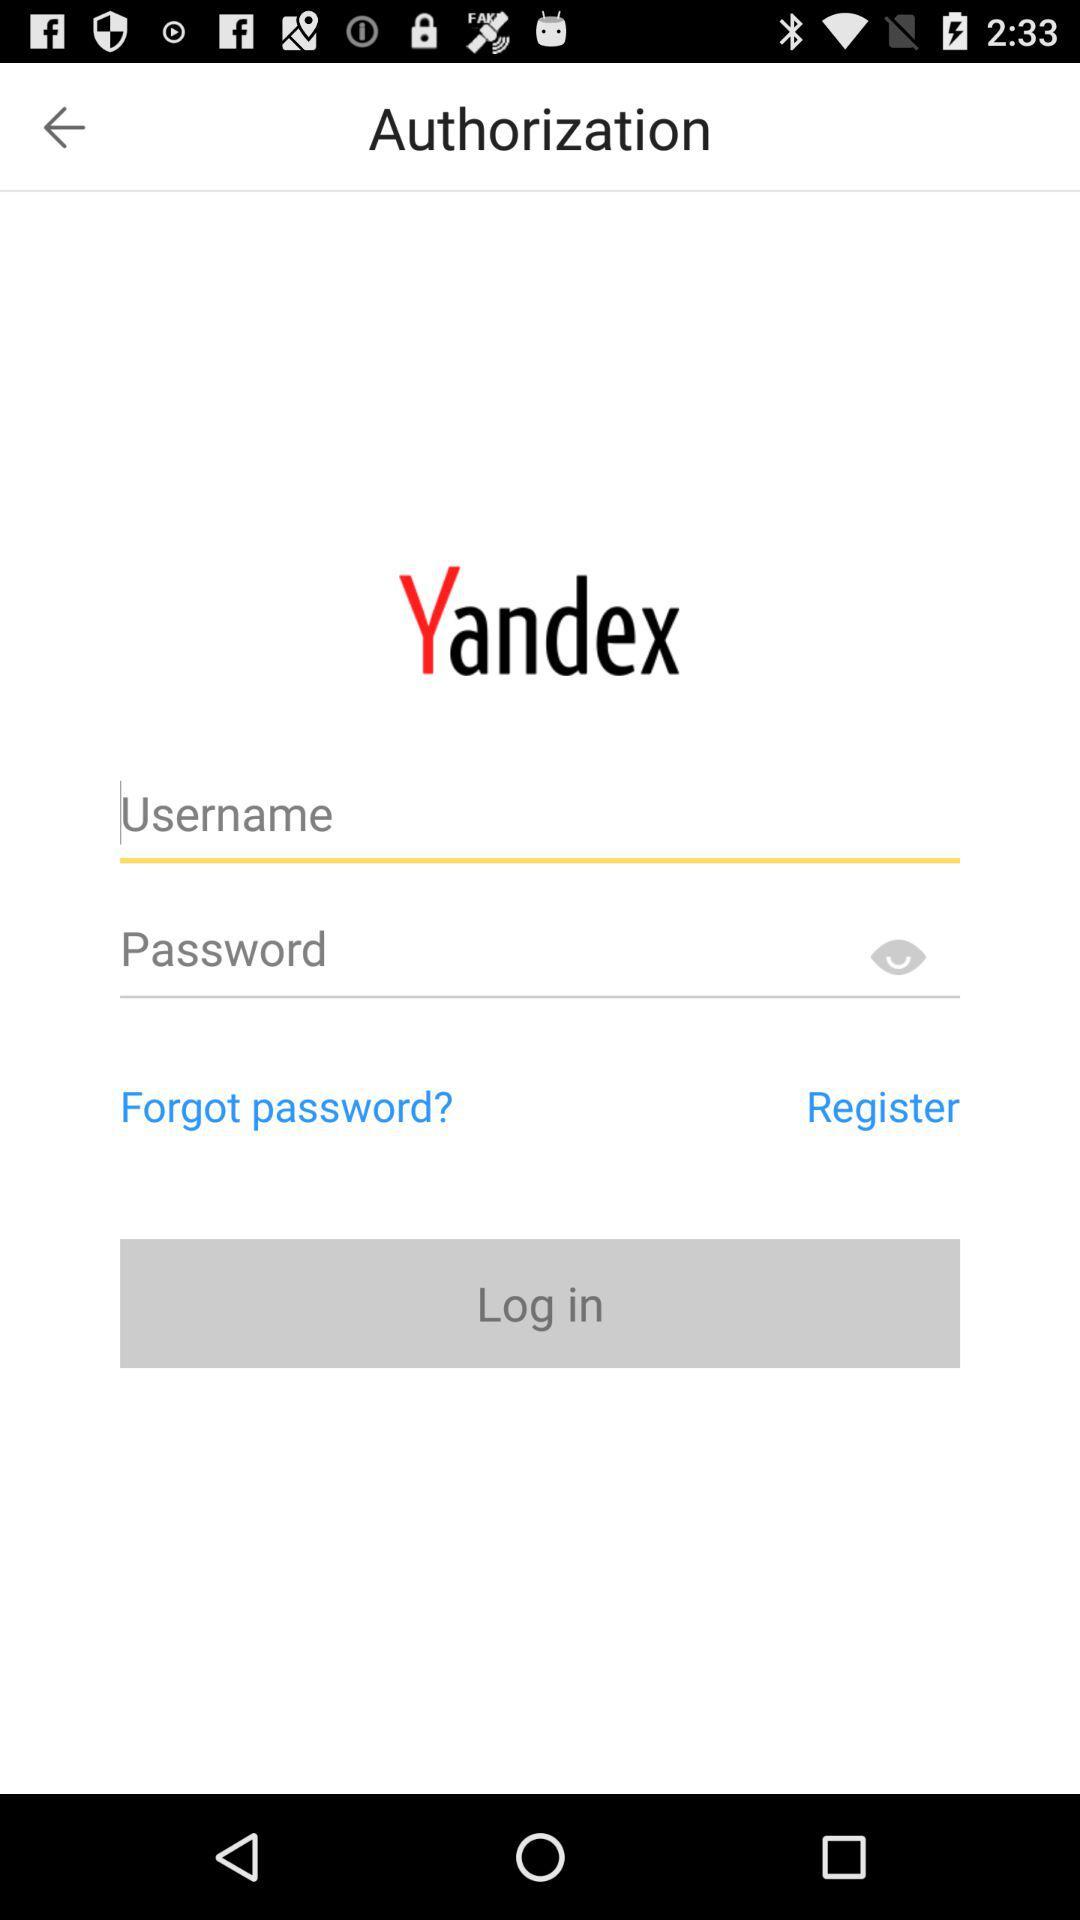 The width and height of the screenshot is (1080, 1920). What do you see at coordinates (540, 821) in the screenshot?
I see `text` at bounding box center [540, 821].